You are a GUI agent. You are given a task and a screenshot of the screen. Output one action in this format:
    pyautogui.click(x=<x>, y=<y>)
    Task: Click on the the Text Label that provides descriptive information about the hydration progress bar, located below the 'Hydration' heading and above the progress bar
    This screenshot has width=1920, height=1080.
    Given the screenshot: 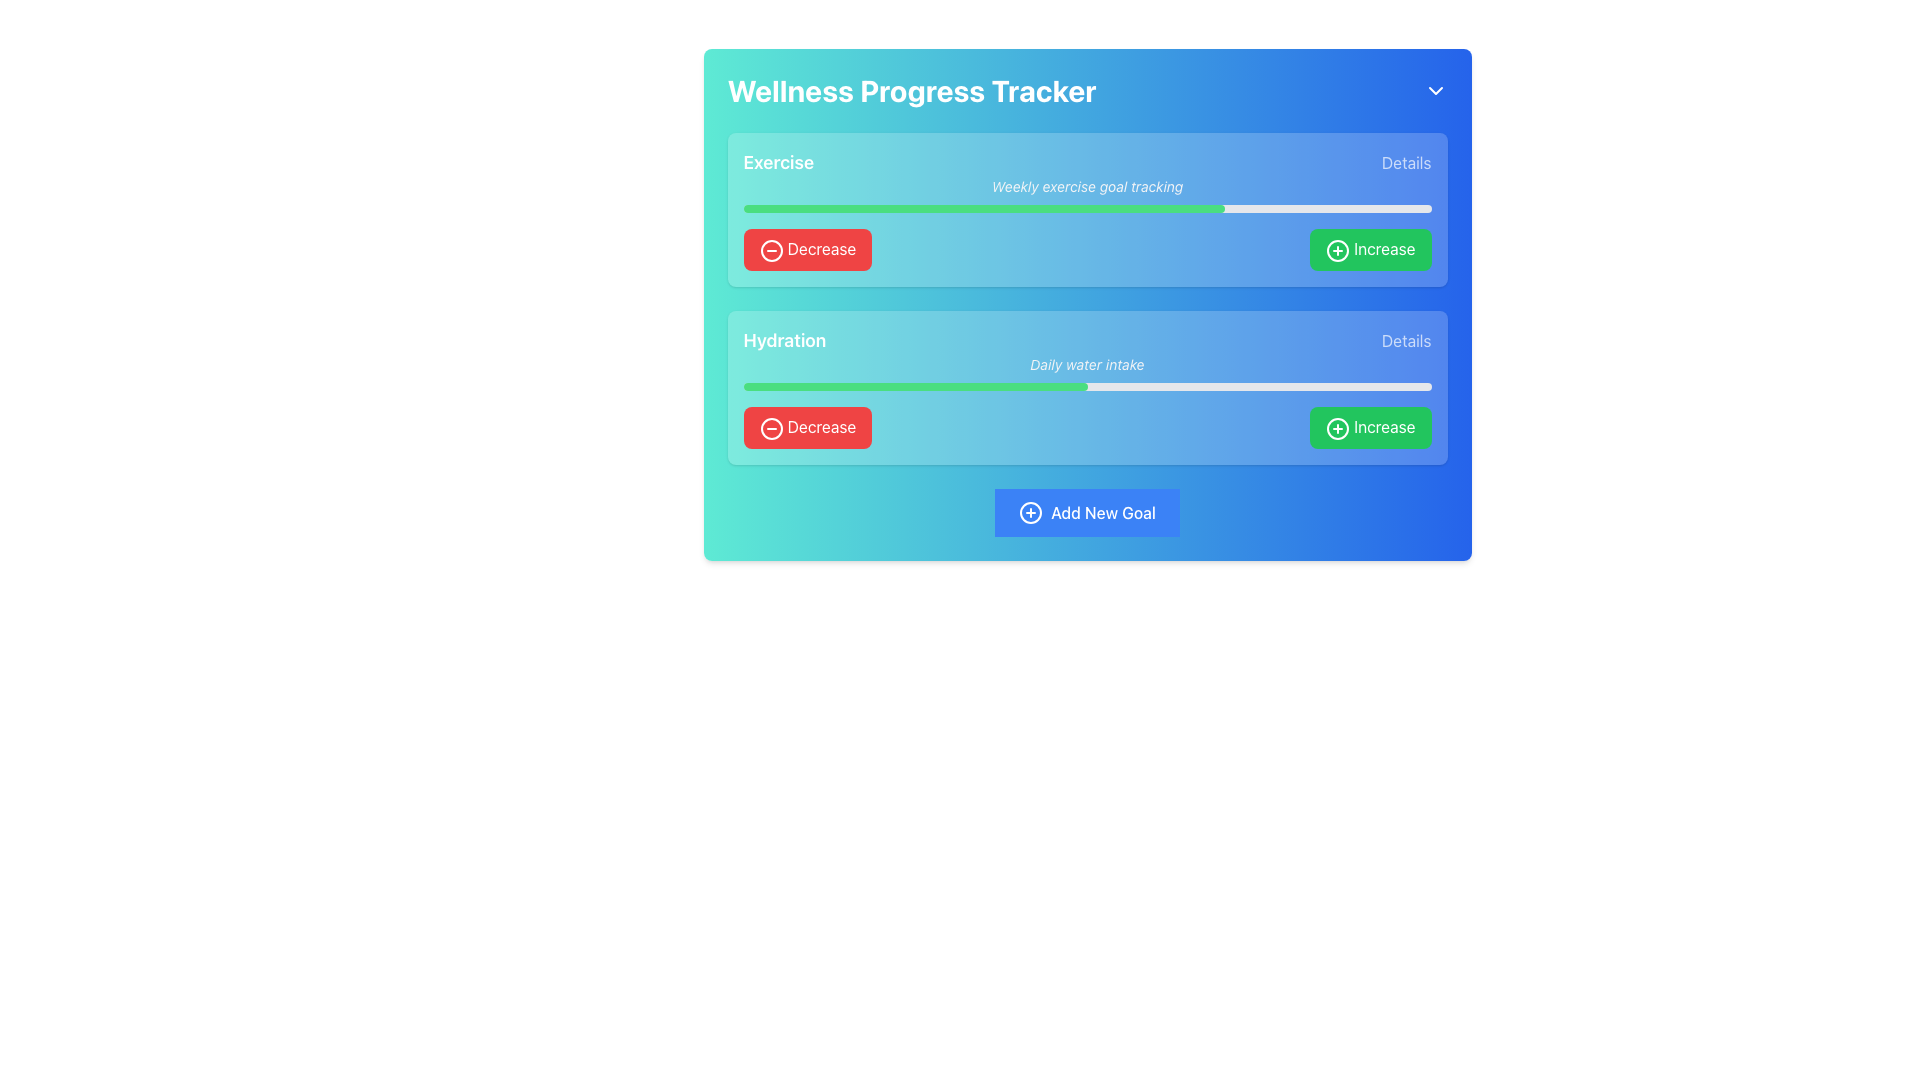 What is the action you would take?
    pyautogui.click(x=1086, y=364)
    